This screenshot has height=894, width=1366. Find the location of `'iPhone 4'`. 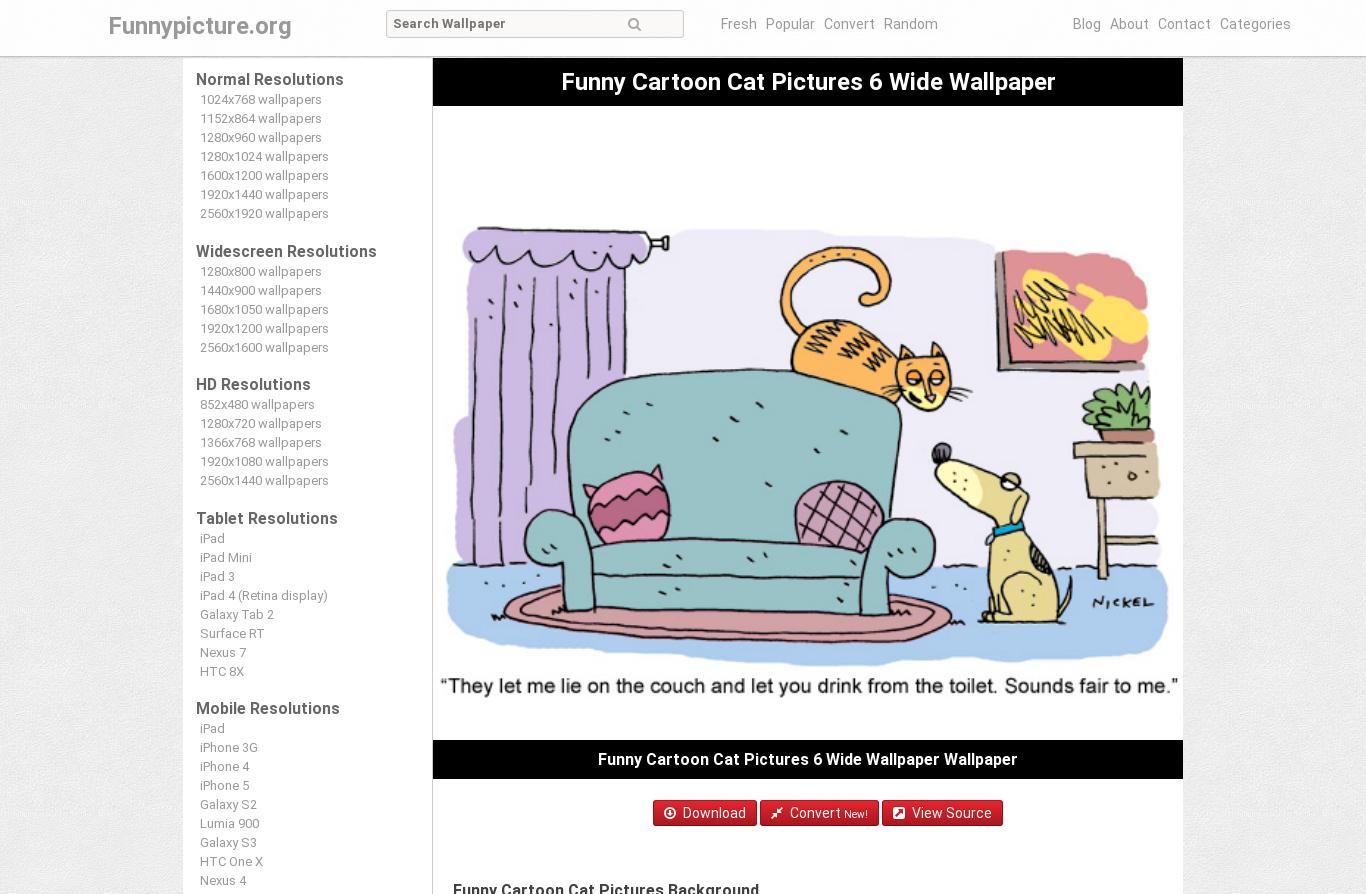

'iPhone 4' is located at coordinates (223, 765).